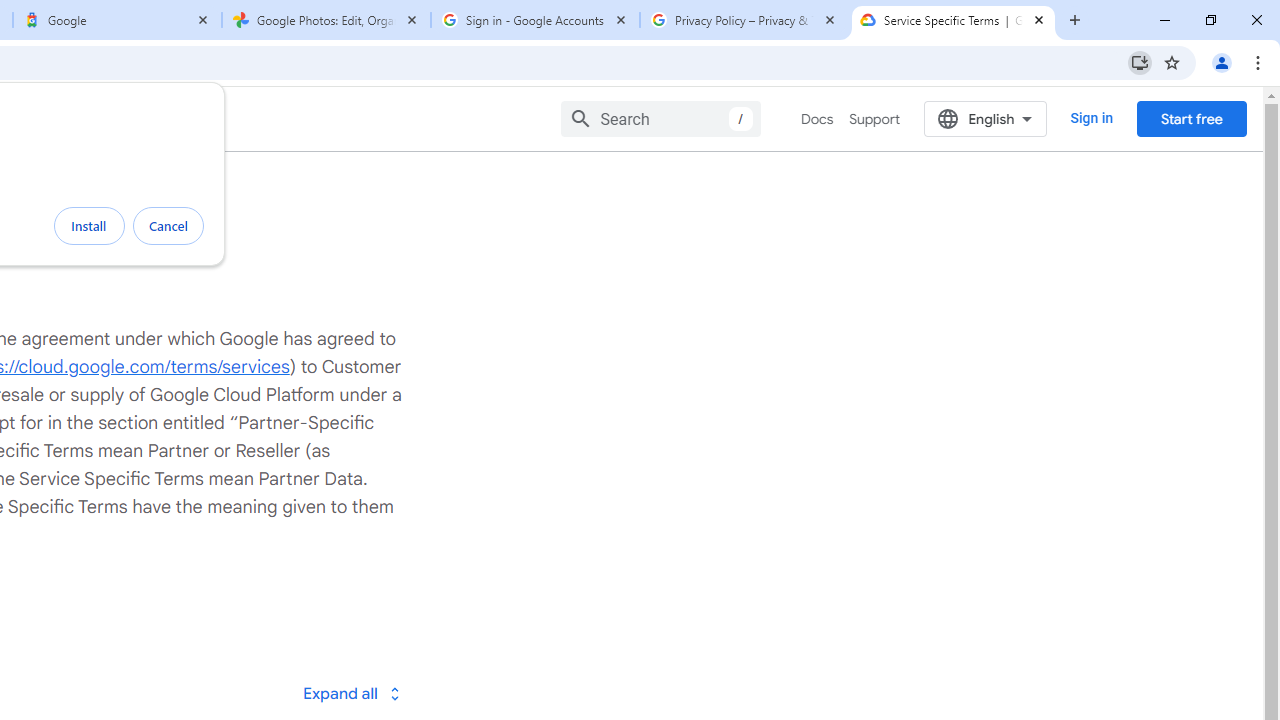 The height and width of the screenshot is (720, 1280). Describe the element at coordinates (351, 692) in the screenshot. I see `'Toggle all'` at that location.